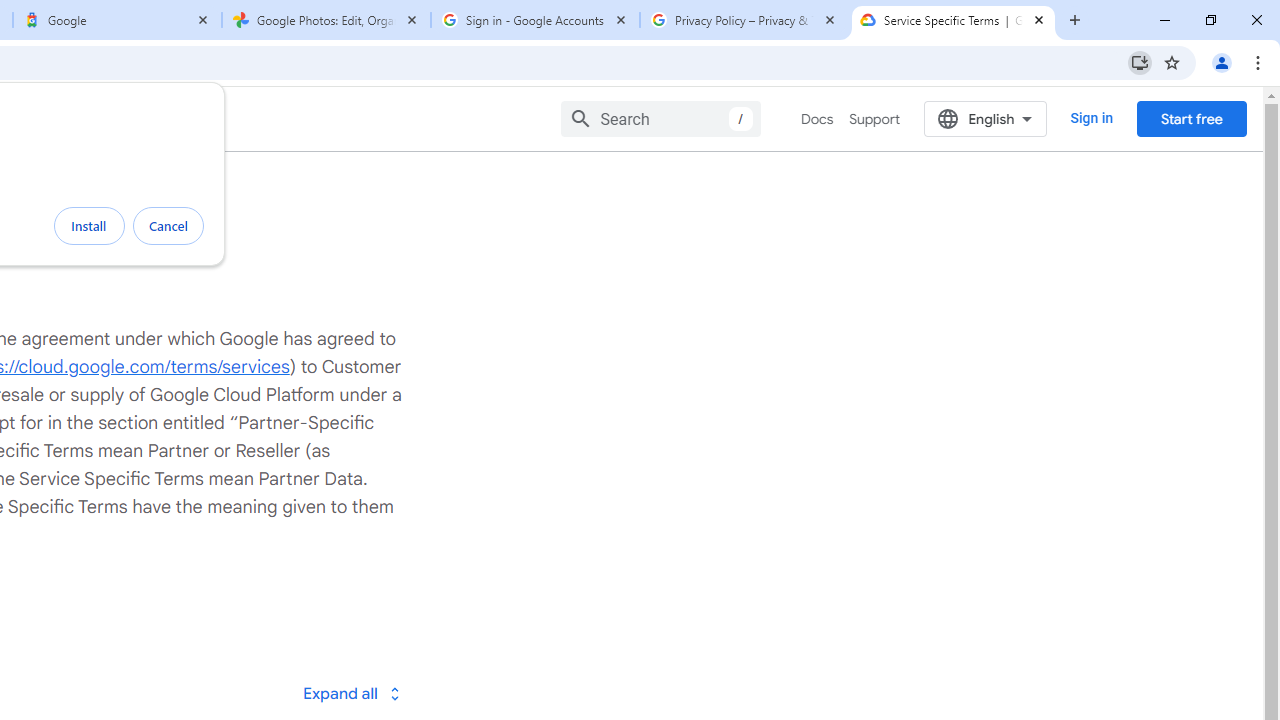 The height and width of the screenshot is (720, 1280). Describe the element at coordinates (351, 692) in the screenshot. I see `'Toggle all'` at that location.